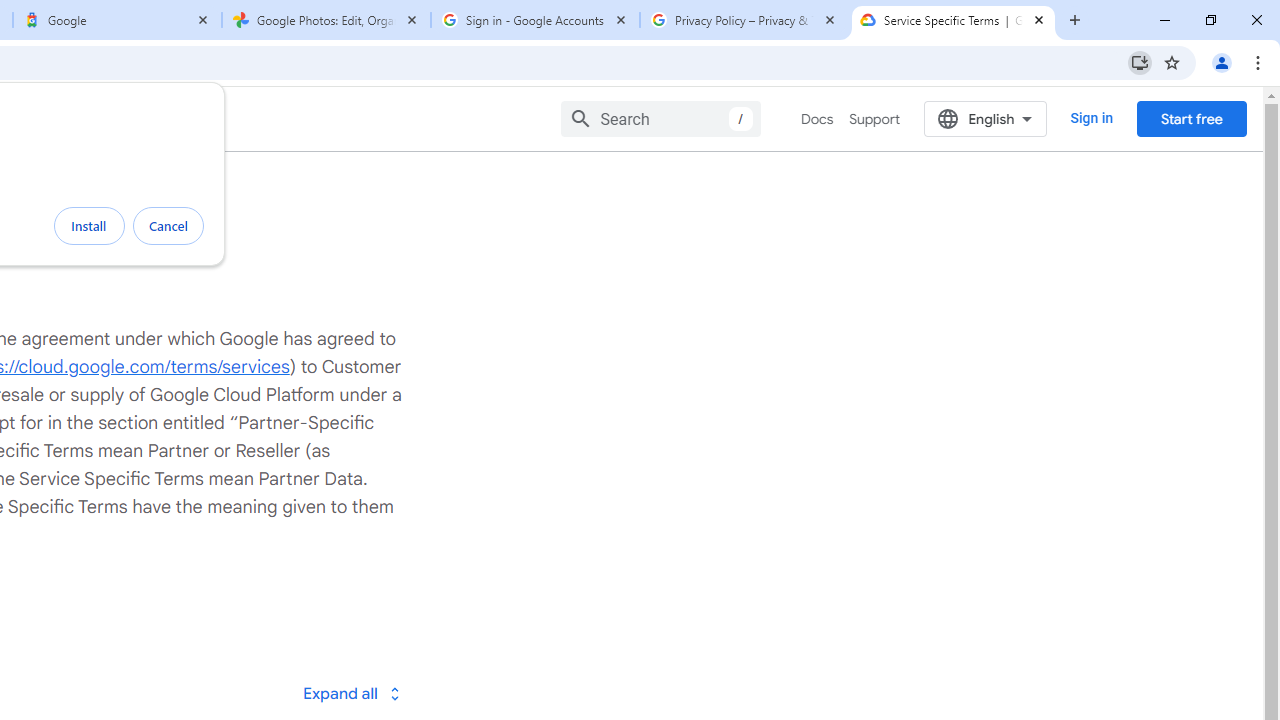 The height and width of the screenshot is (720, 1280). Describe the element at coordinates (351, 692) in the screenshot. I see `'Toggle all'` at that location.